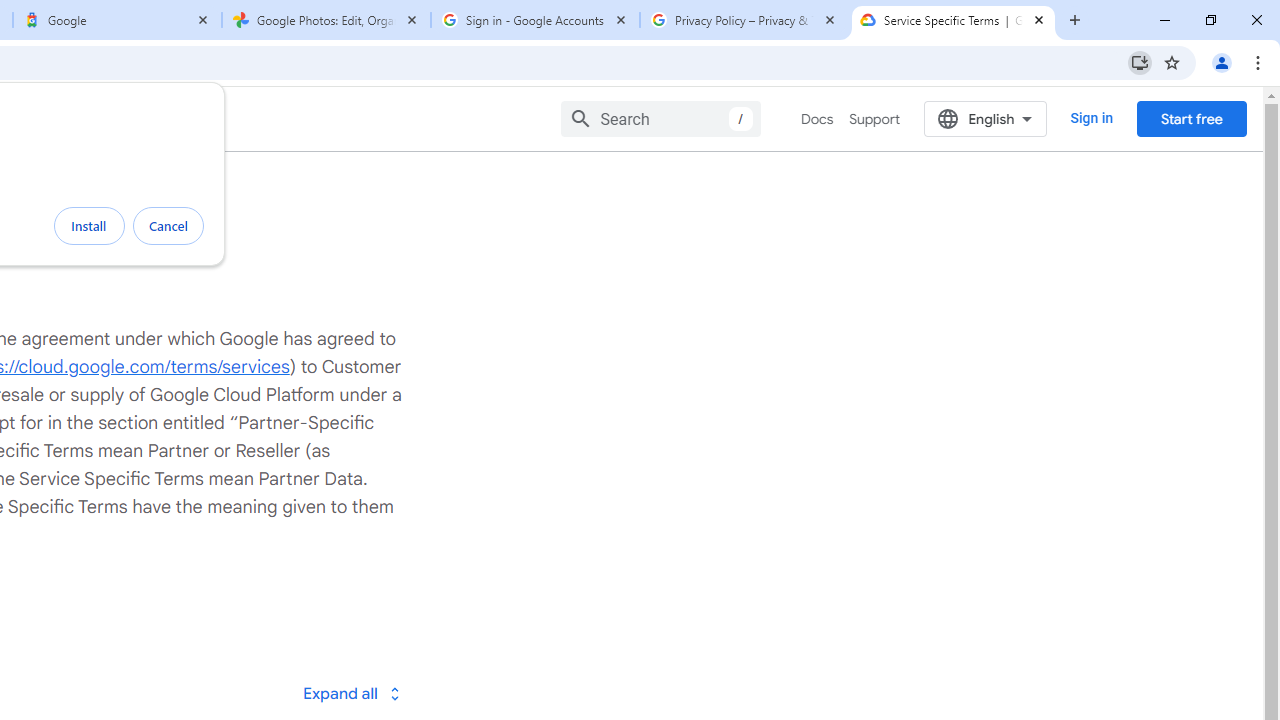 The height and width of the screenshot is (720, 1280). Describe the element at coordinates (351, 692) in the screenshot. I see `'Toggle all'` at that location.